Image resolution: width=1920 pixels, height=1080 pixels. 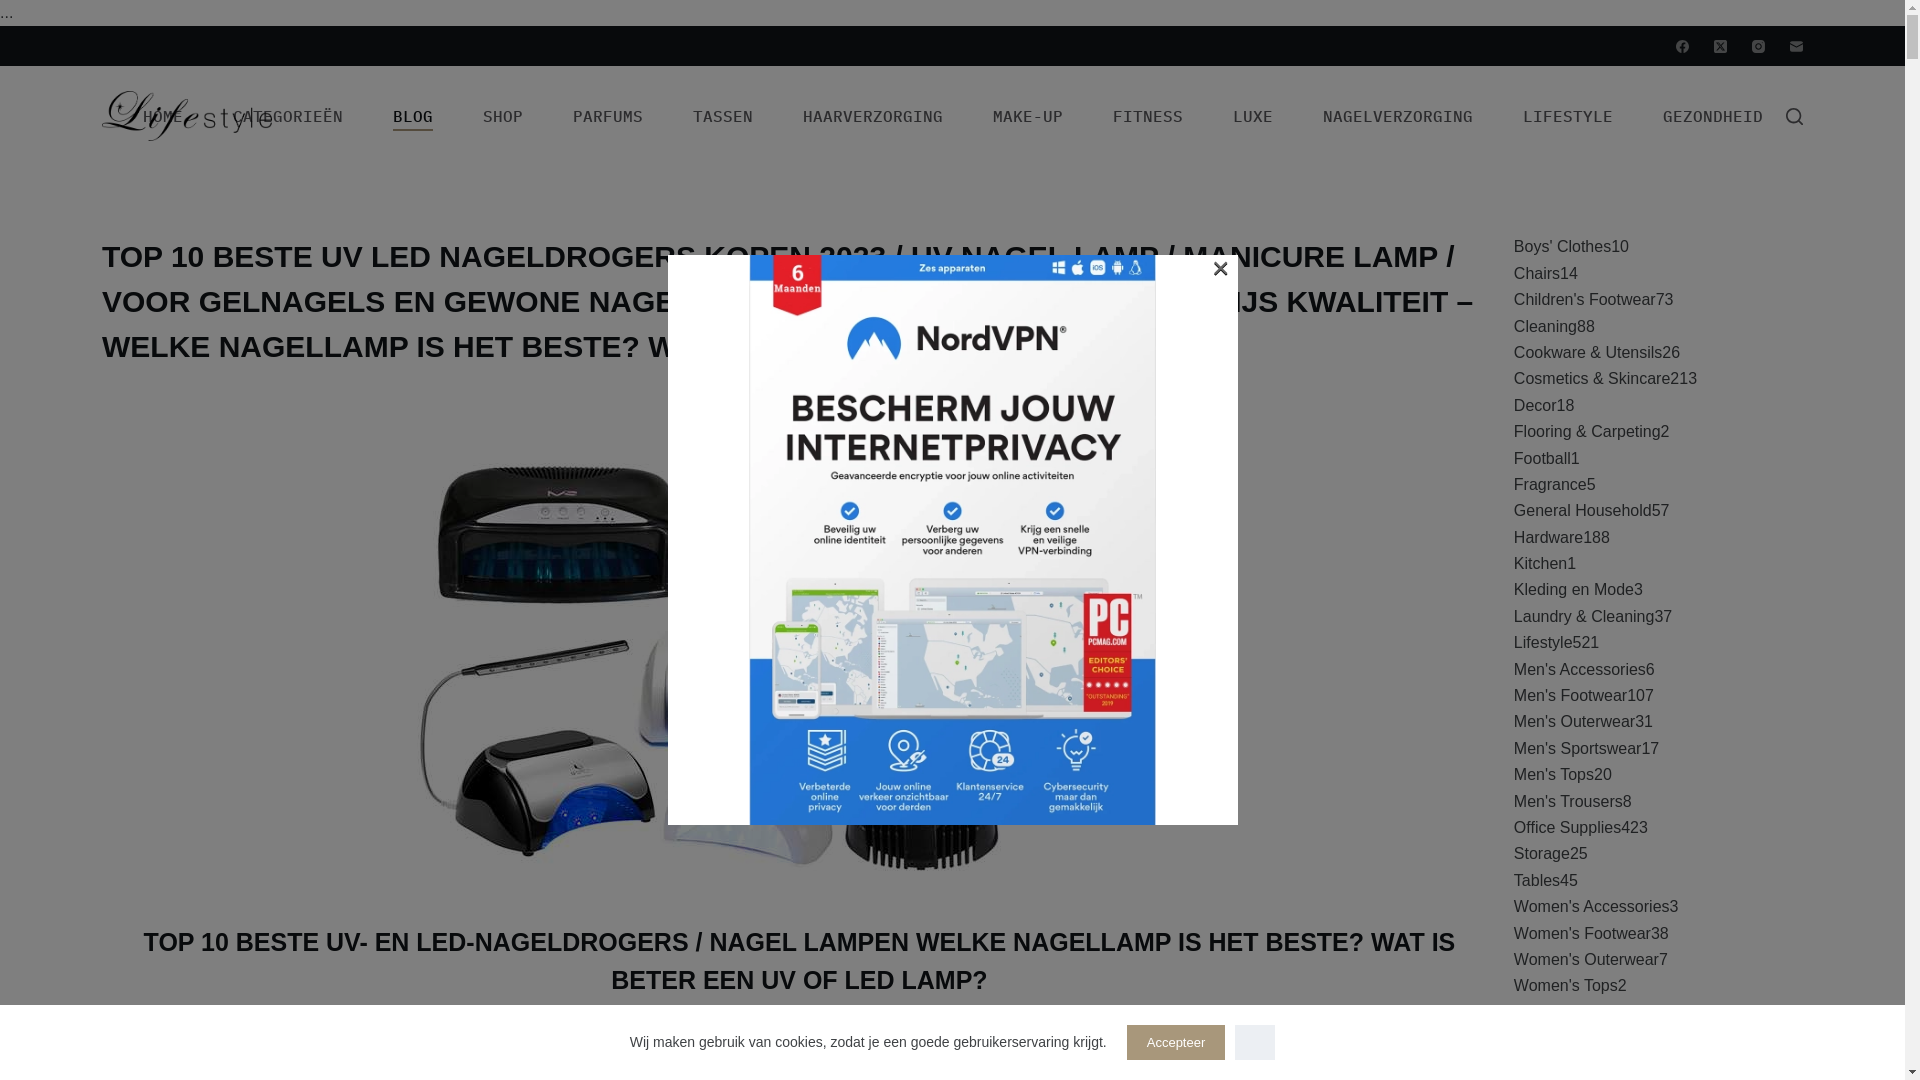 What do you see at coordinates (1591, 906) in the screenshot?
I see `'Women's Accessories'` at bounding box center [1591, 906].